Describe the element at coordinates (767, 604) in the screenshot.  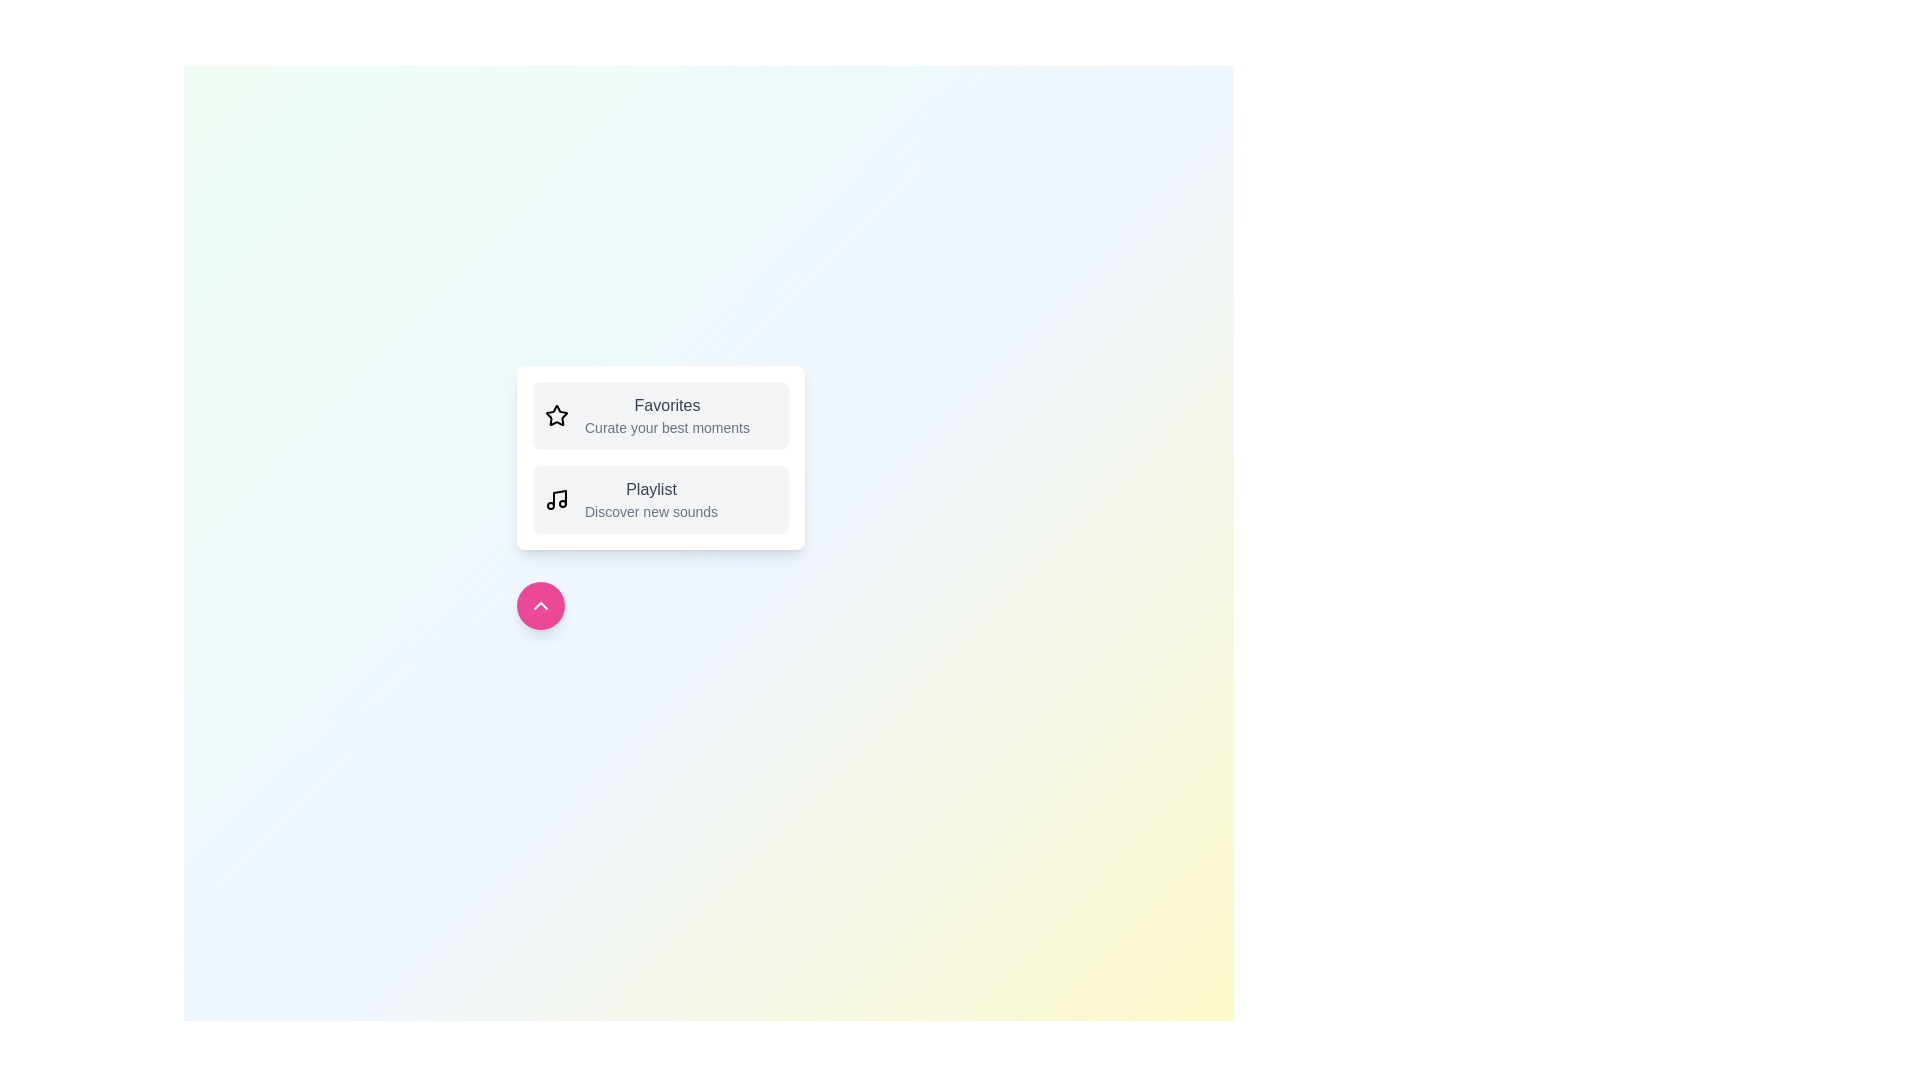
I see `the background of the component` at that location.